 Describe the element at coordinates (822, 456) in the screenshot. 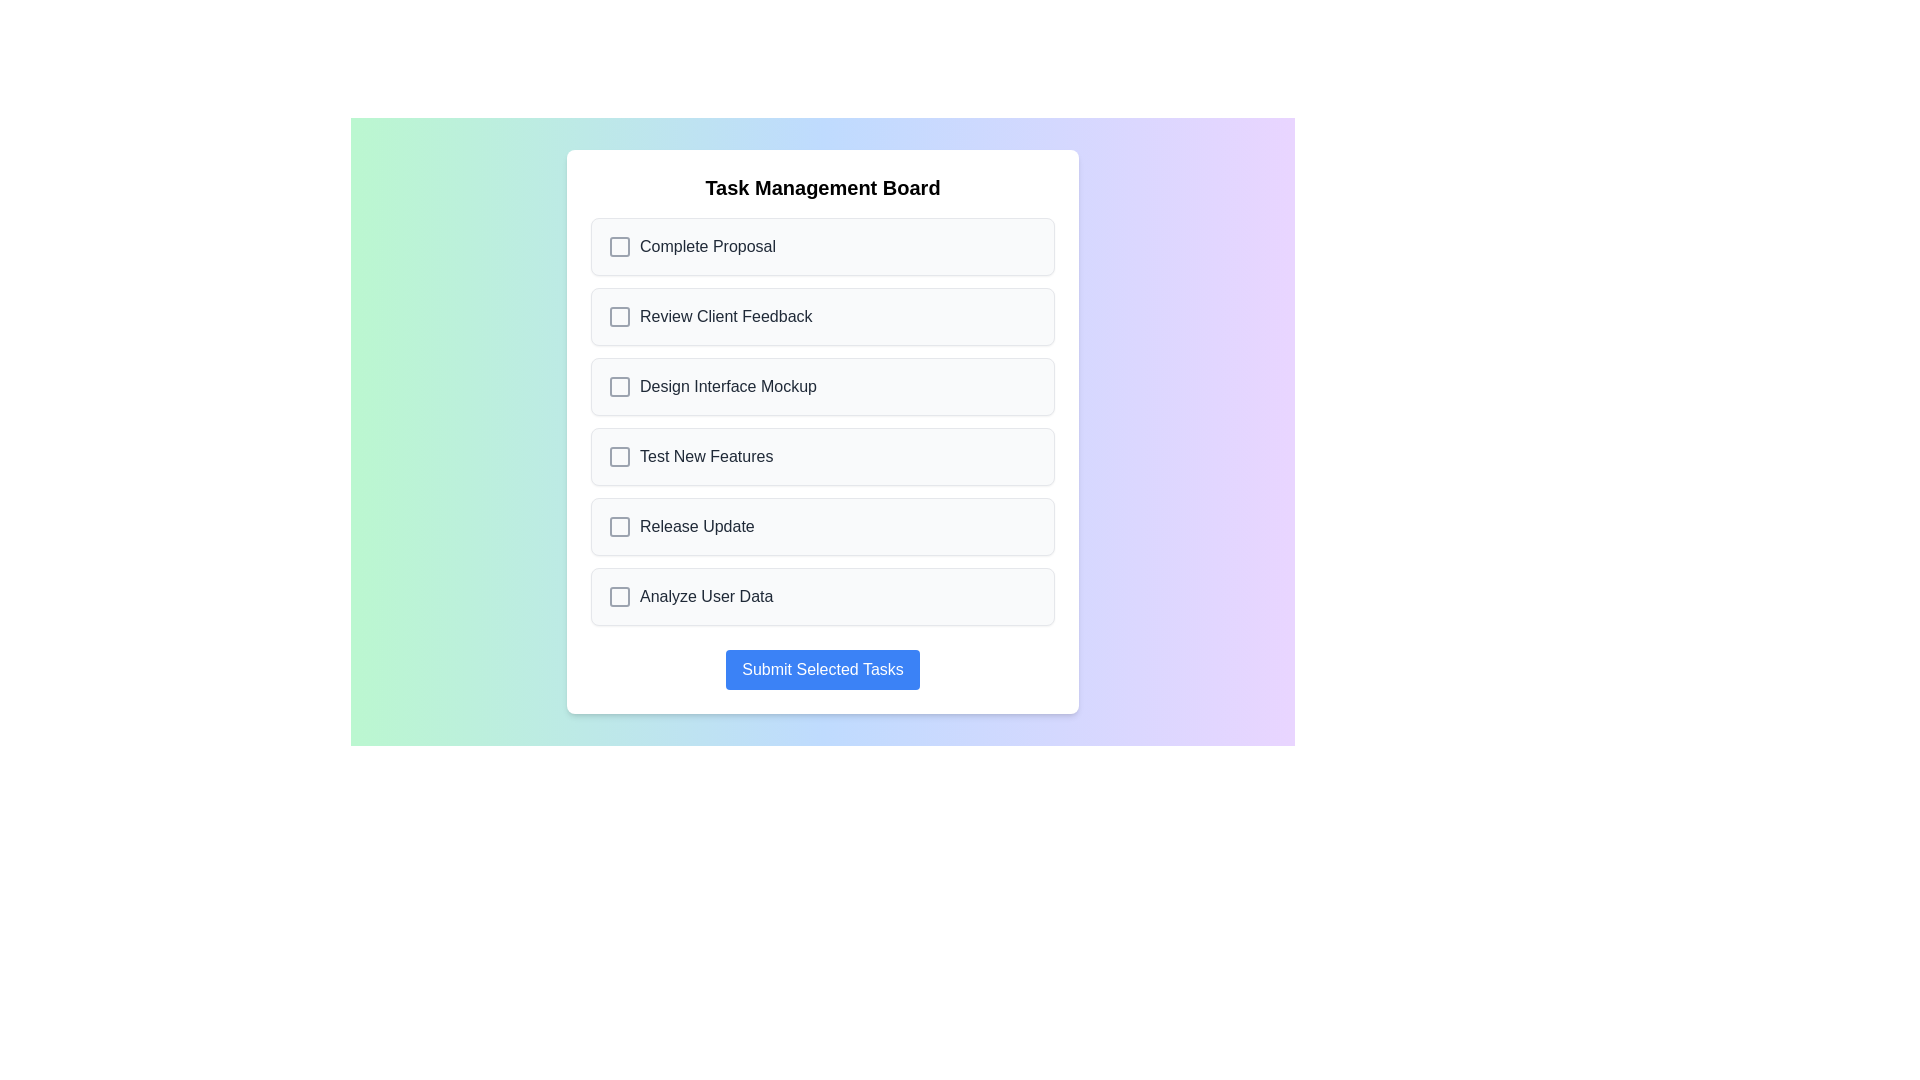

I see `the task named Test New Features` at that location.